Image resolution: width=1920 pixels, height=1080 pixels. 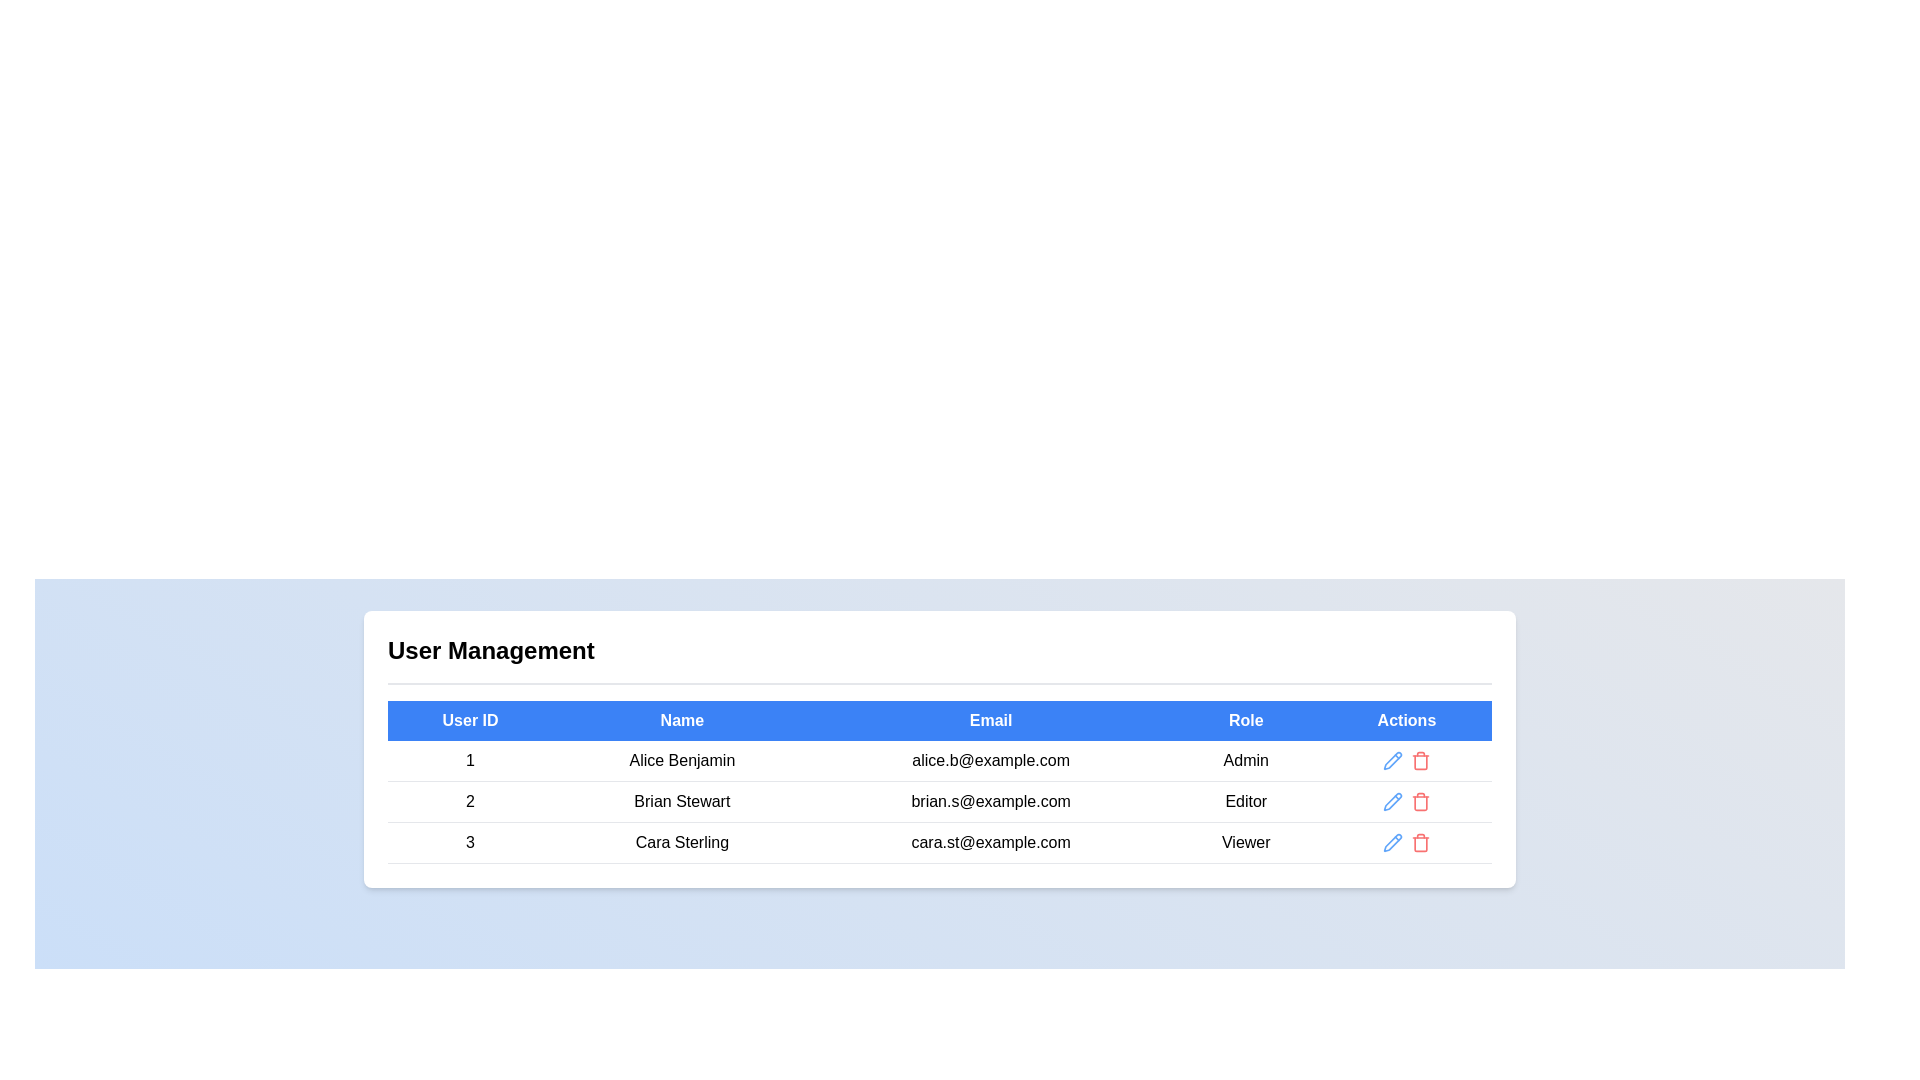 I want to click on the text label displaying the user's name located in the third row of the user management data table under the 'Name' column, so click(x=682, y=843).